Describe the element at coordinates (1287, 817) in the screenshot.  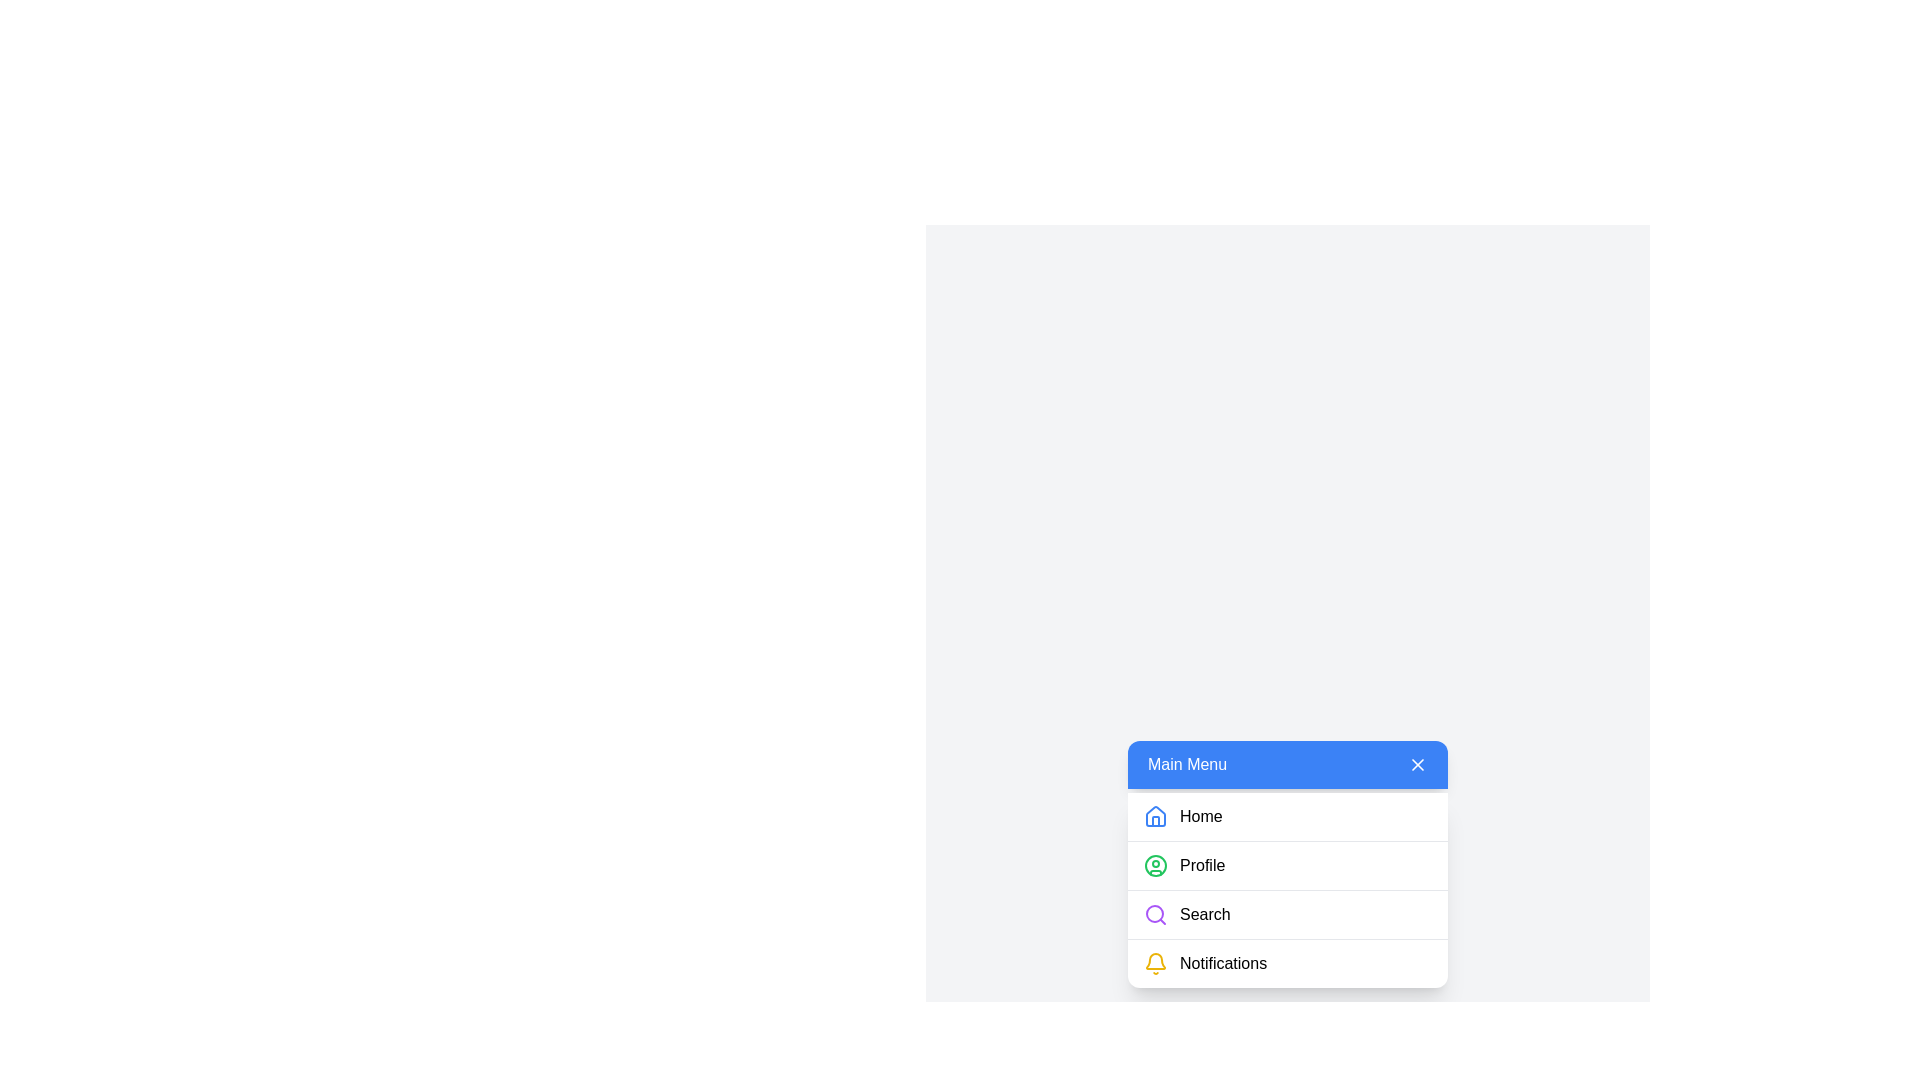
I see `the 'Home' menu item, which is the first item in the vertical menu below 'Main Menu' and above 'Profile'` at that location.